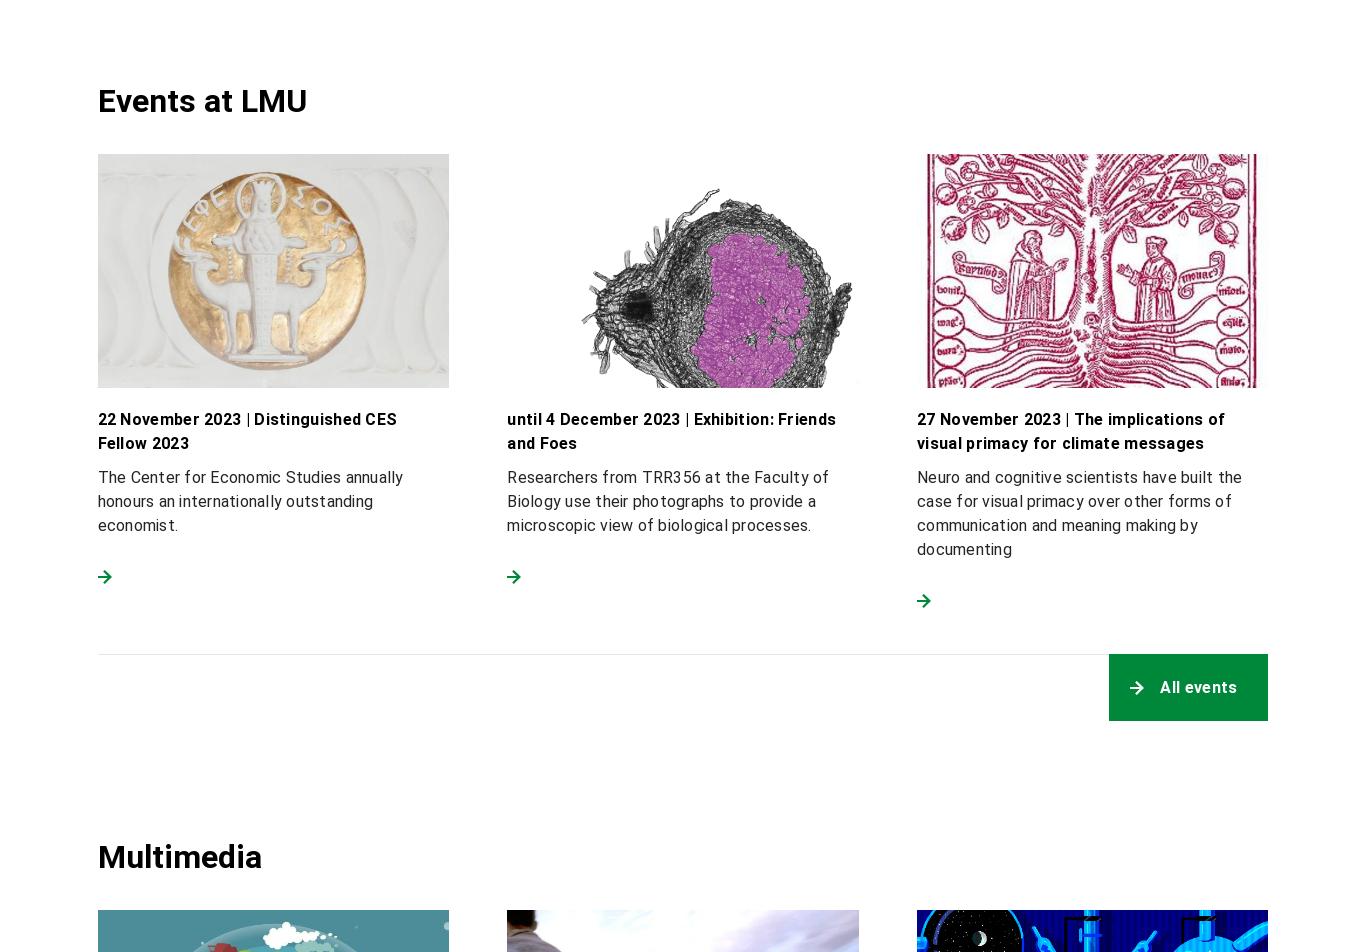  I want to click on 'Events at LMU', so click(200, 99).